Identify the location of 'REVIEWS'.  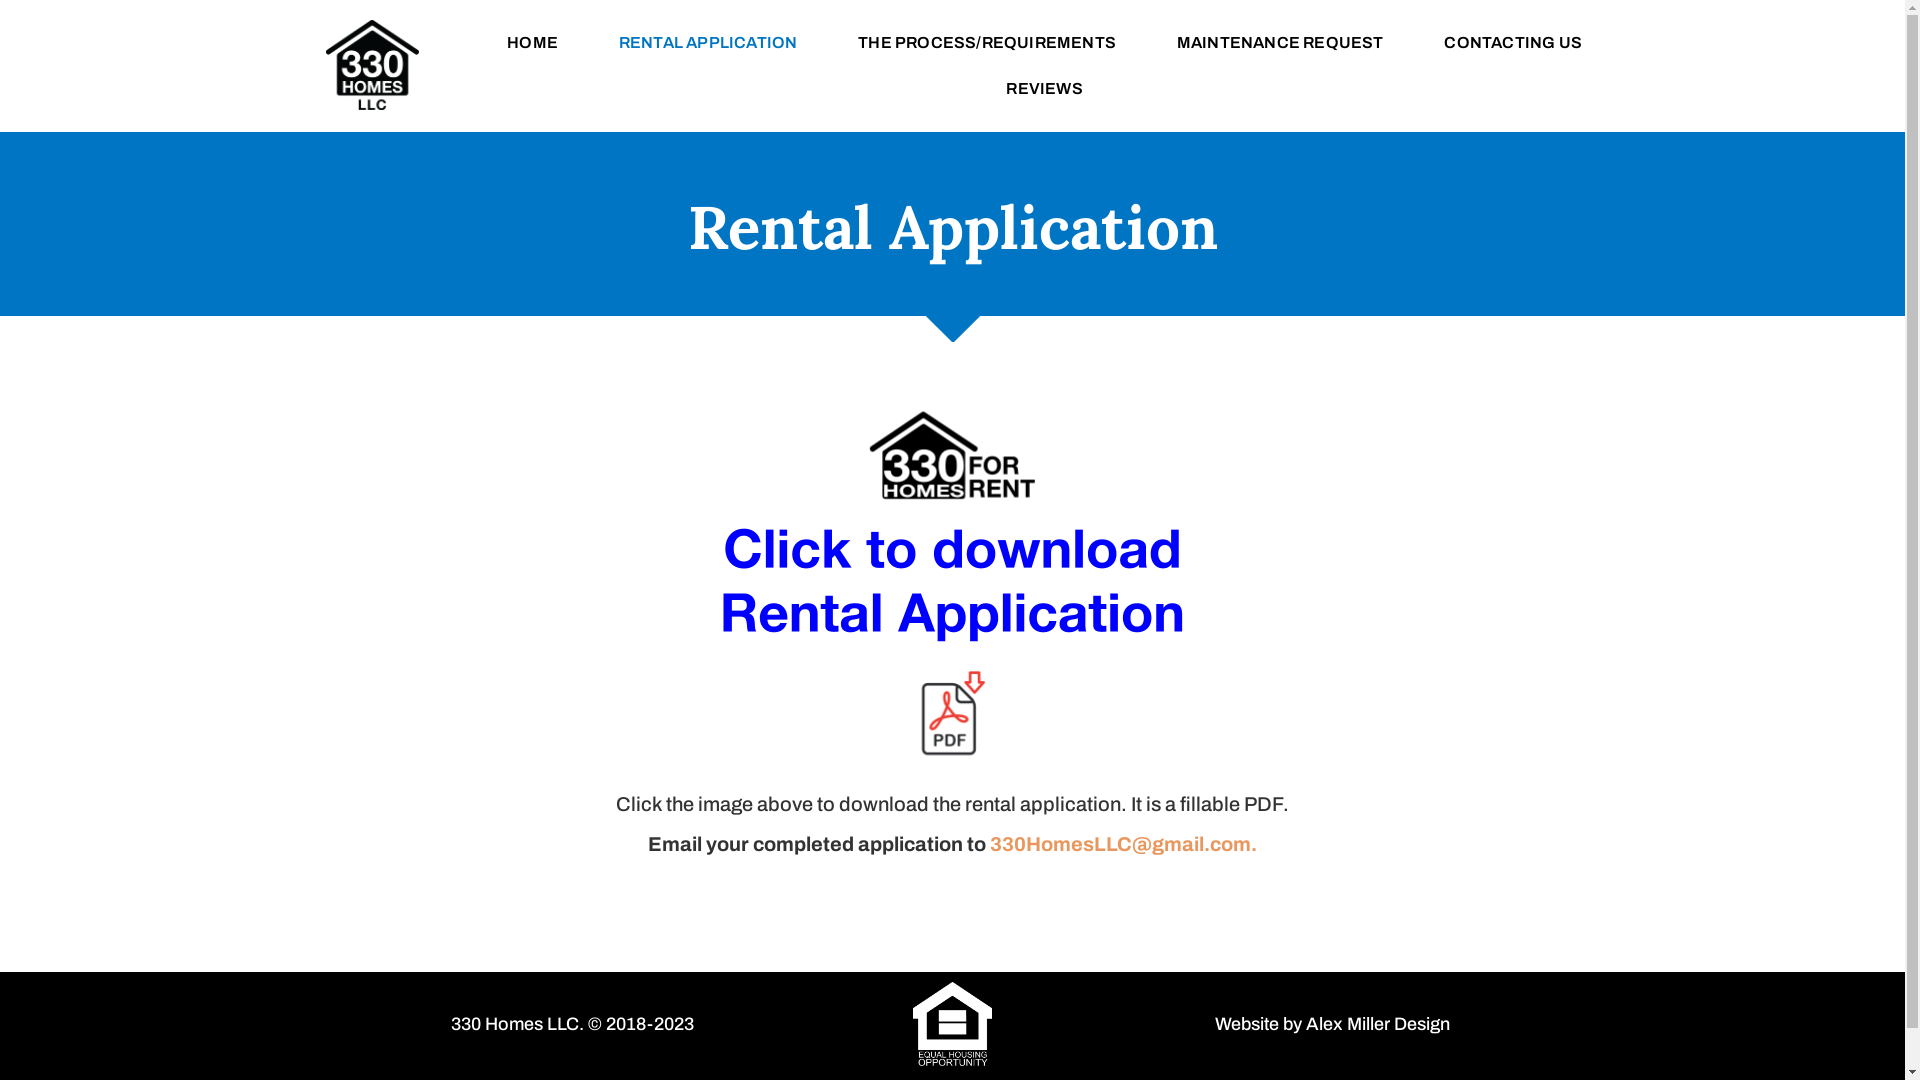
(1044, 87).